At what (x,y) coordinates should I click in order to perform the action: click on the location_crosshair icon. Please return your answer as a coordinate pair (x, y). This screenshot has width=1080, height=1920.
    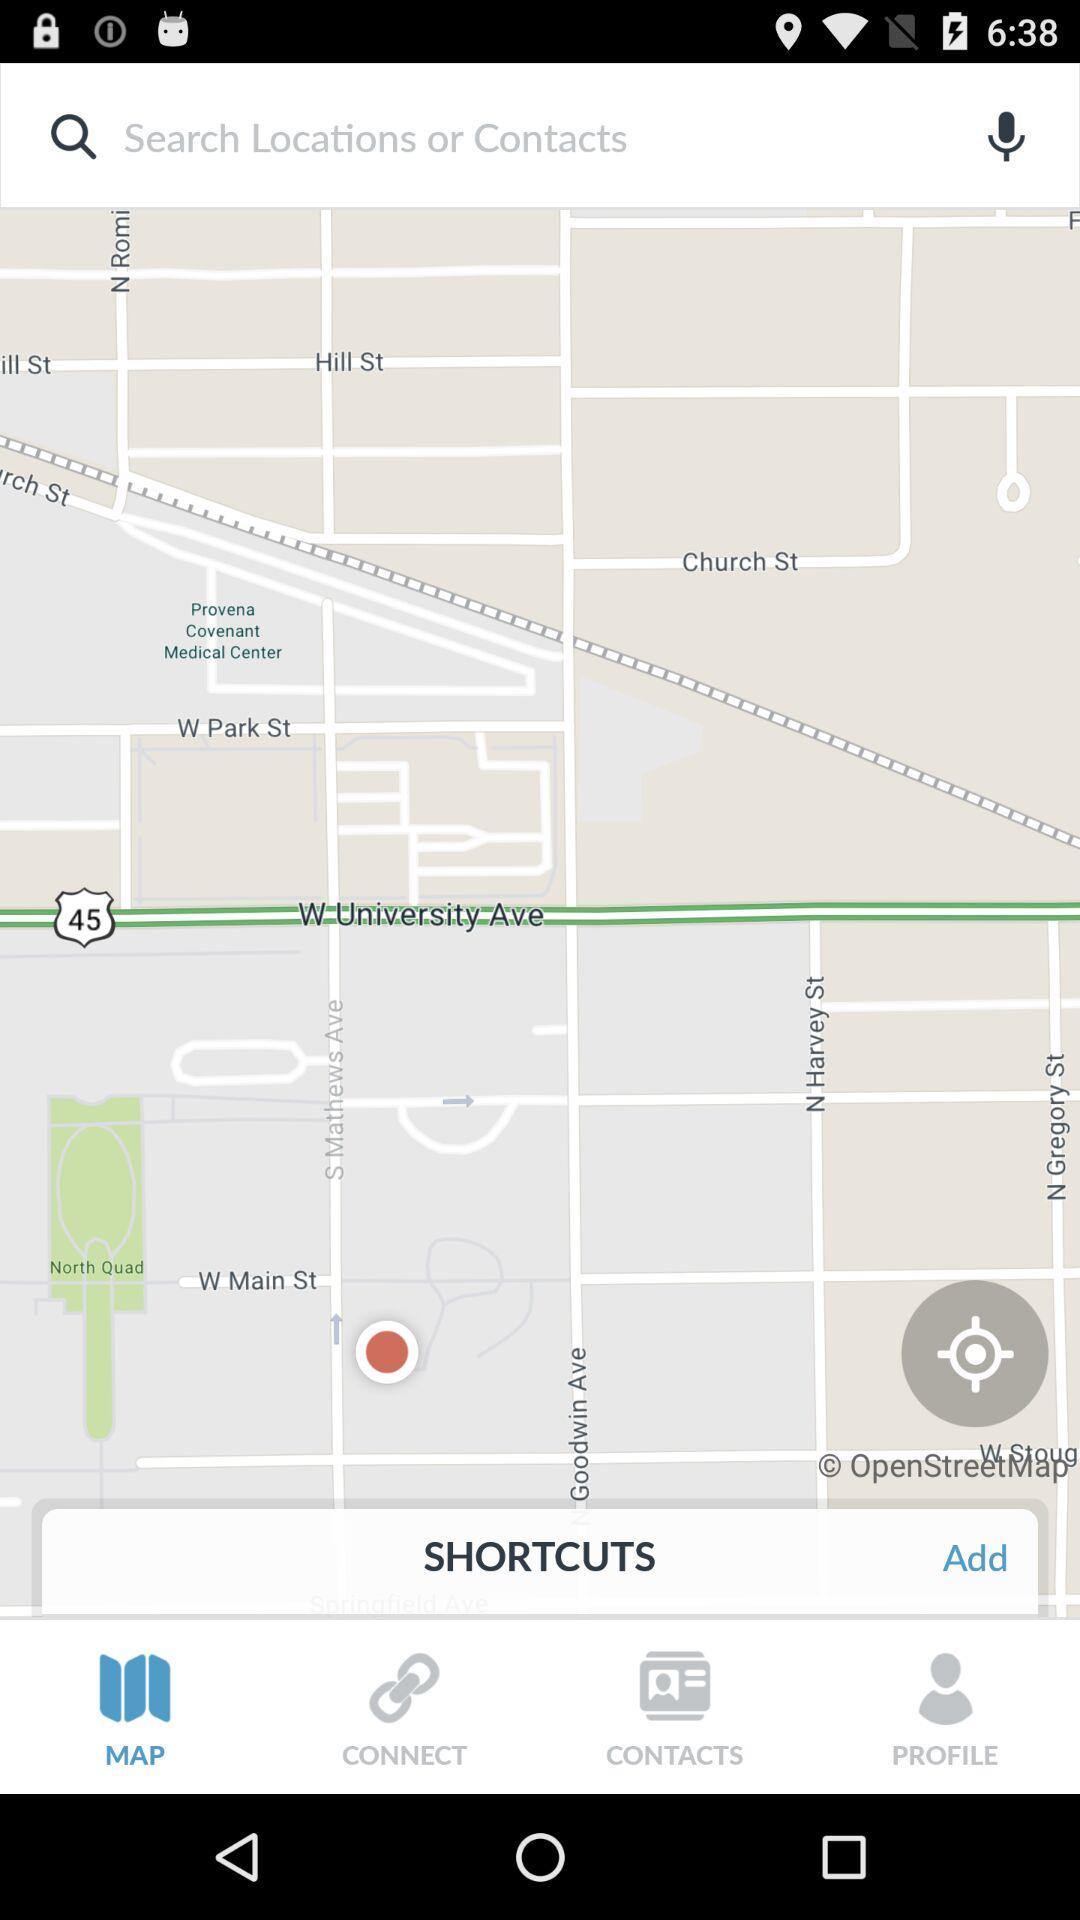
    Looking at the image, I should click on (974, 1448).